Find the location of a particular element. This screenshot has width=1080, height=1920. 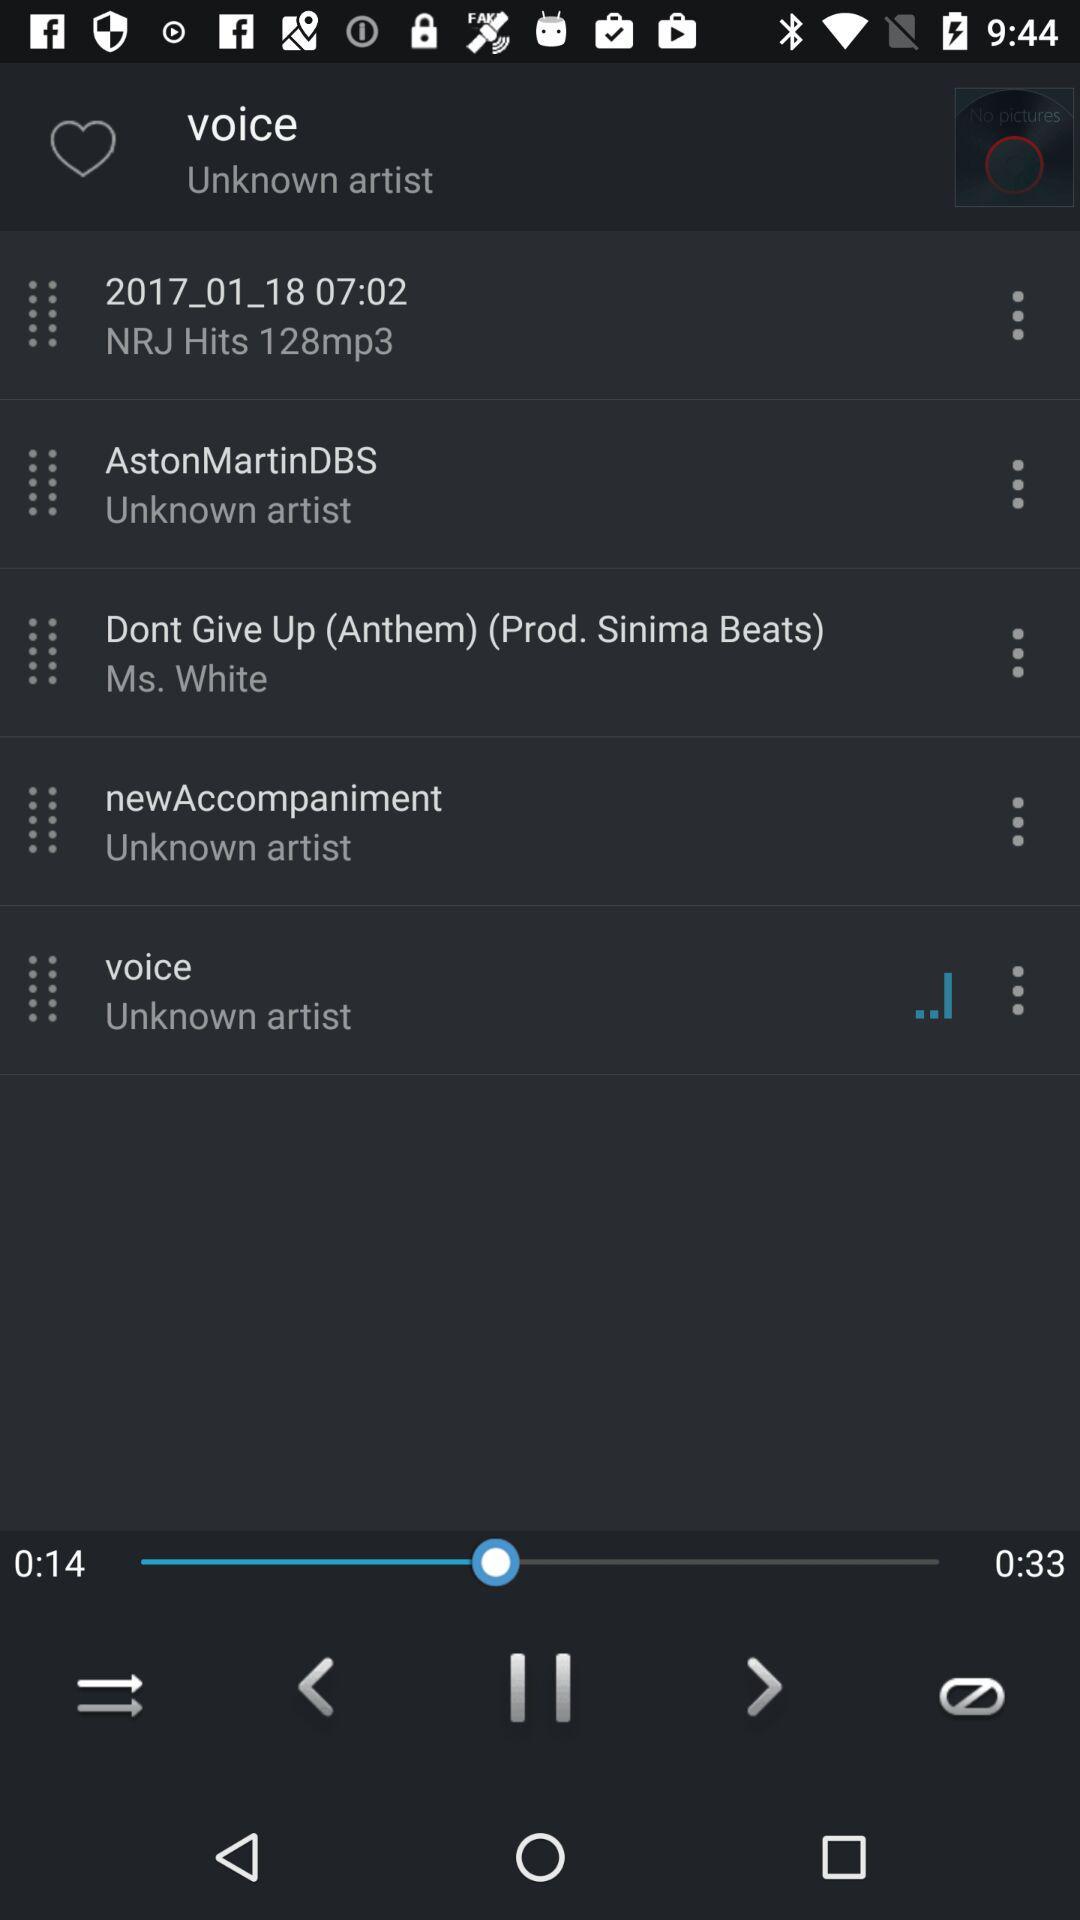

the arrow_forward icon is located at coordinates (756, 1692).